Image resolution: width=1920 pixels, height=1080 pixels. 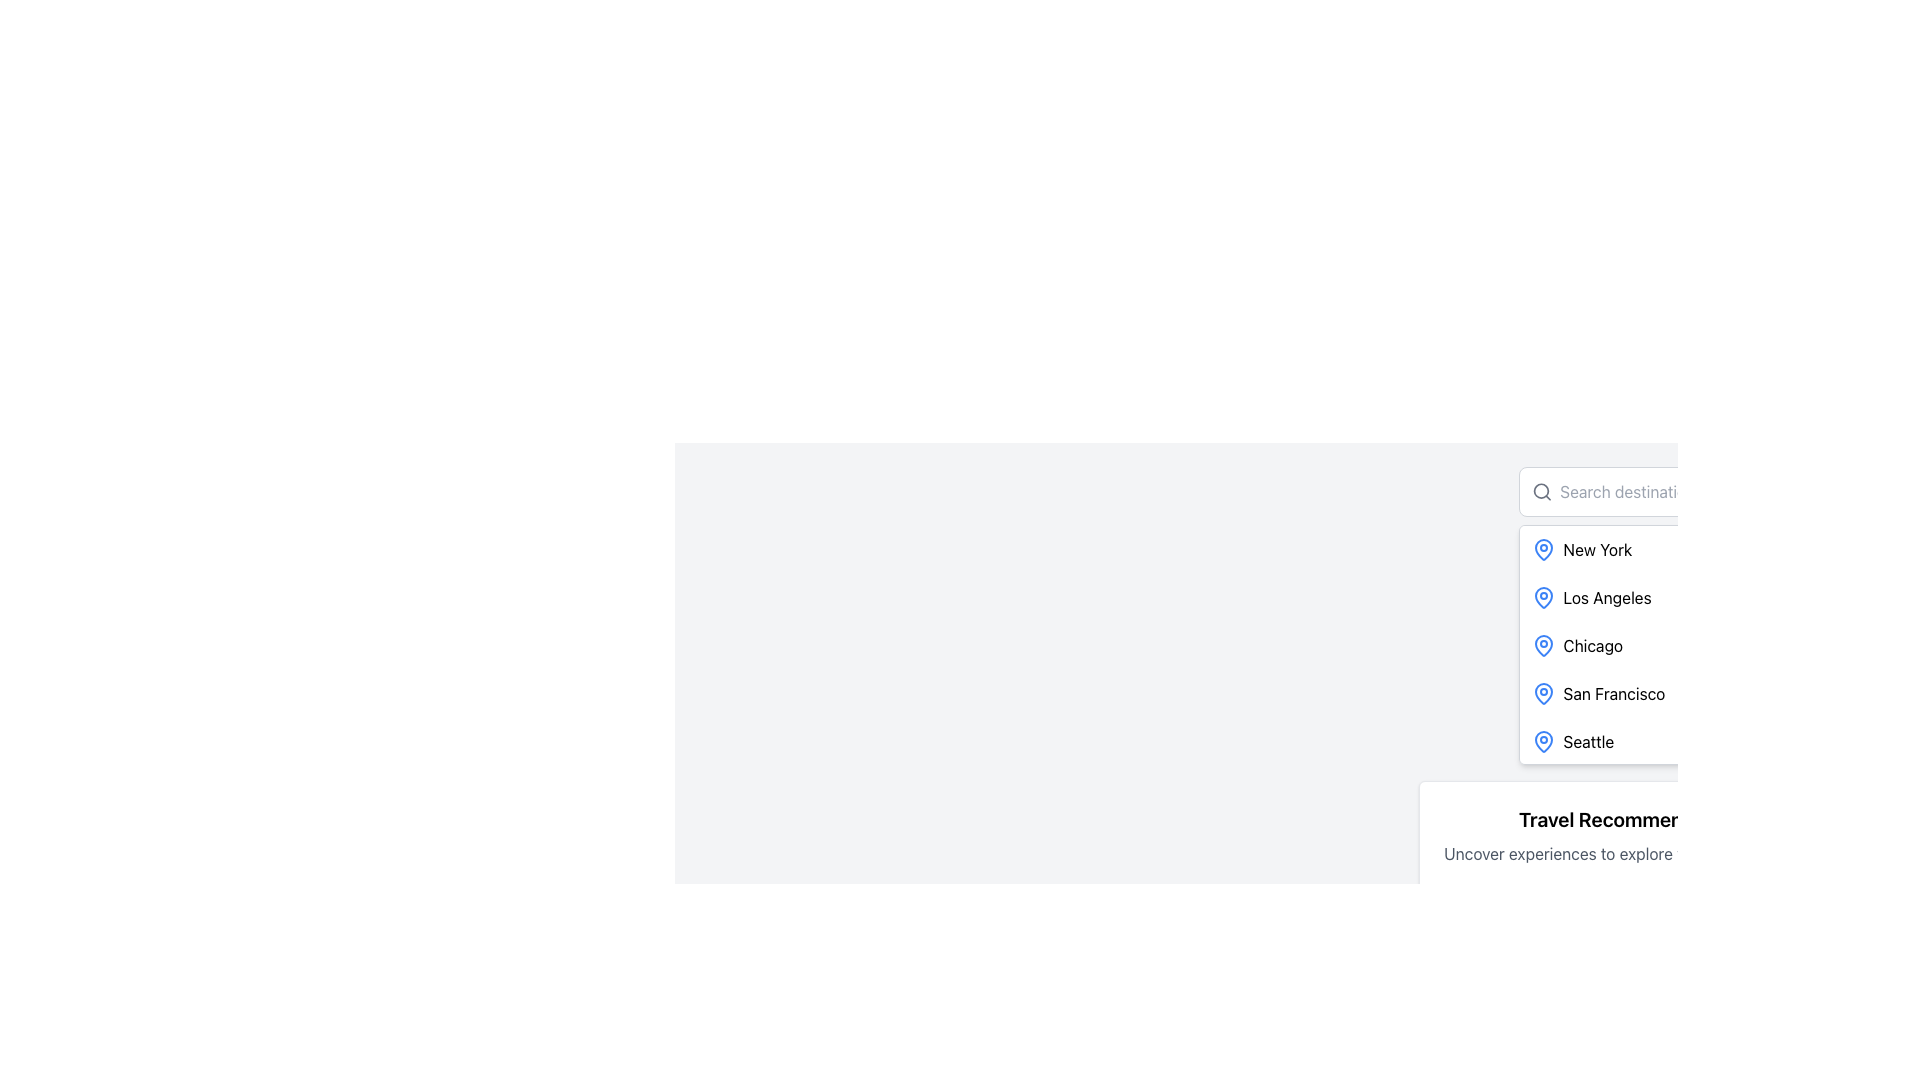 I want to click on the third marker icon in the list, which visually indicates the location for 'Chicago.', so click(x=1542, y=645).